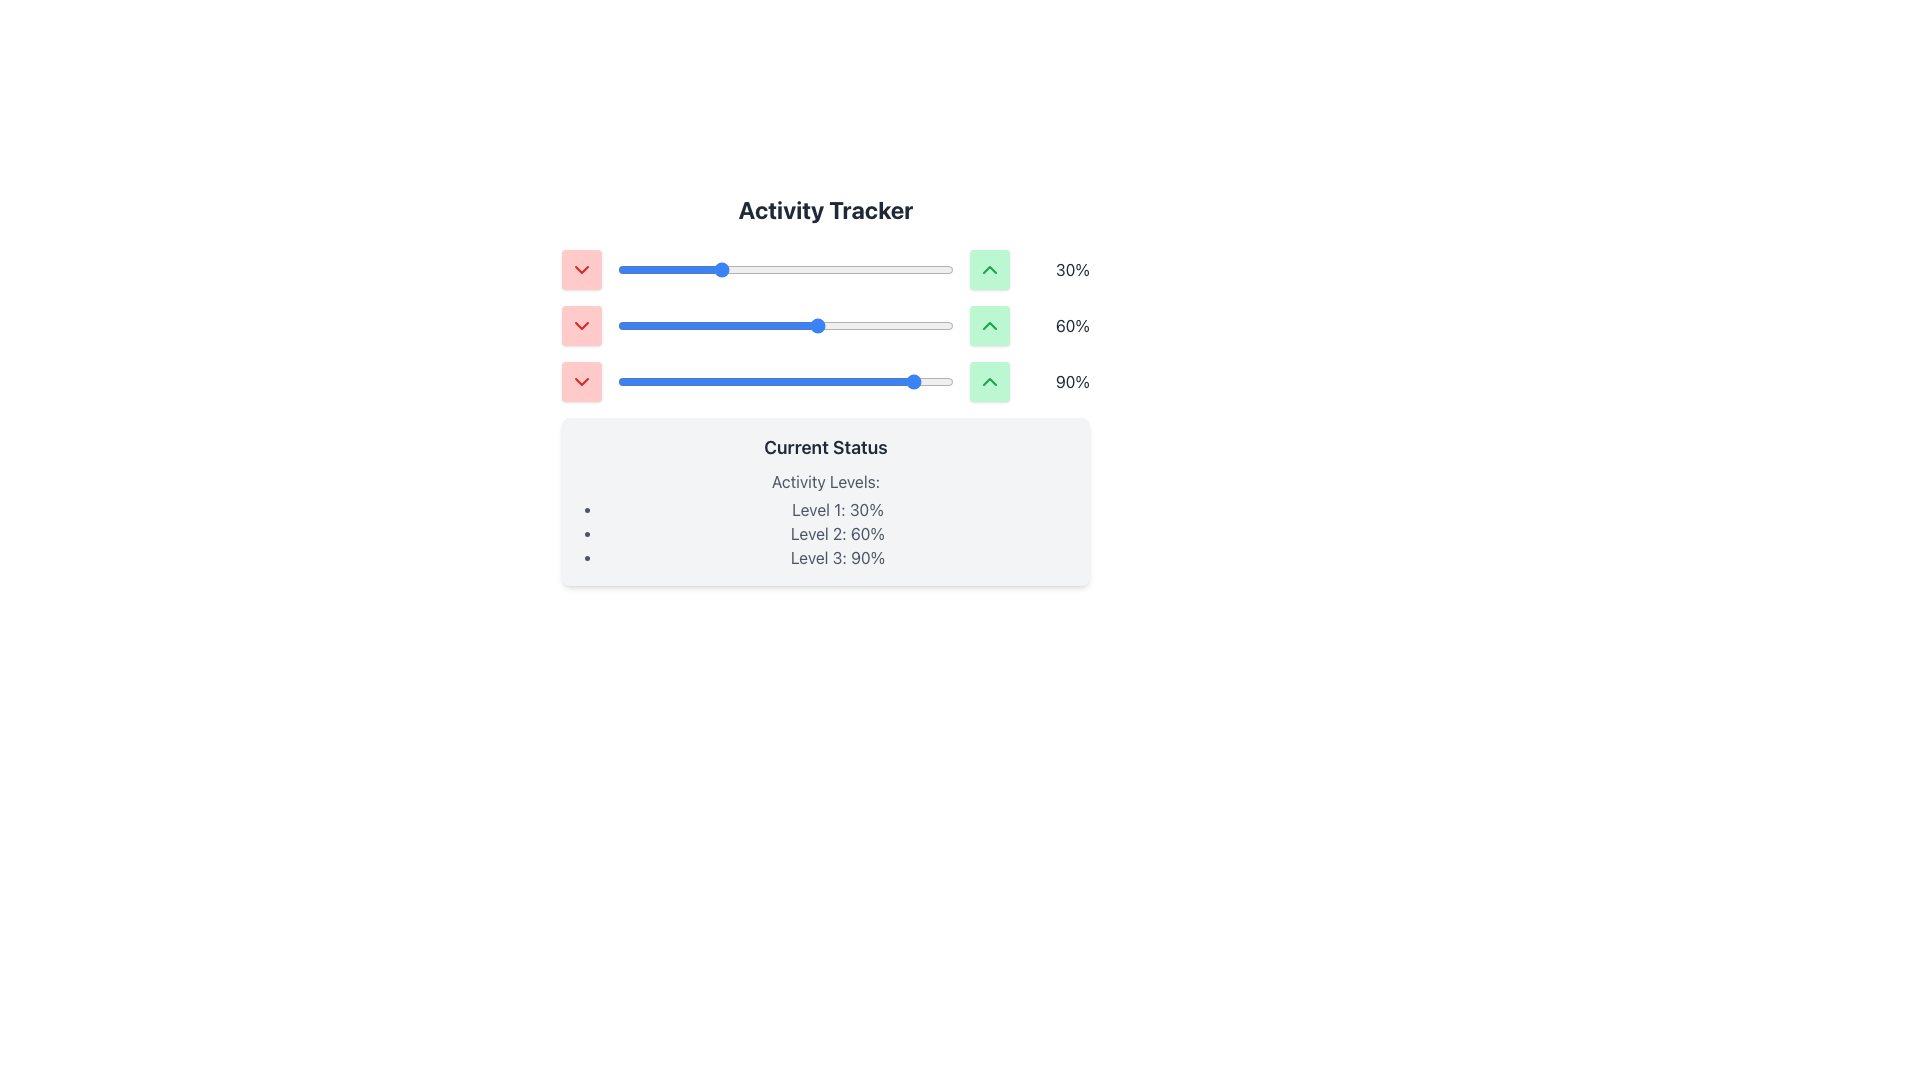  What do you see at coordinates (721, 270) in the screenshot?
I see `slider` at bounding box center [721, 270].